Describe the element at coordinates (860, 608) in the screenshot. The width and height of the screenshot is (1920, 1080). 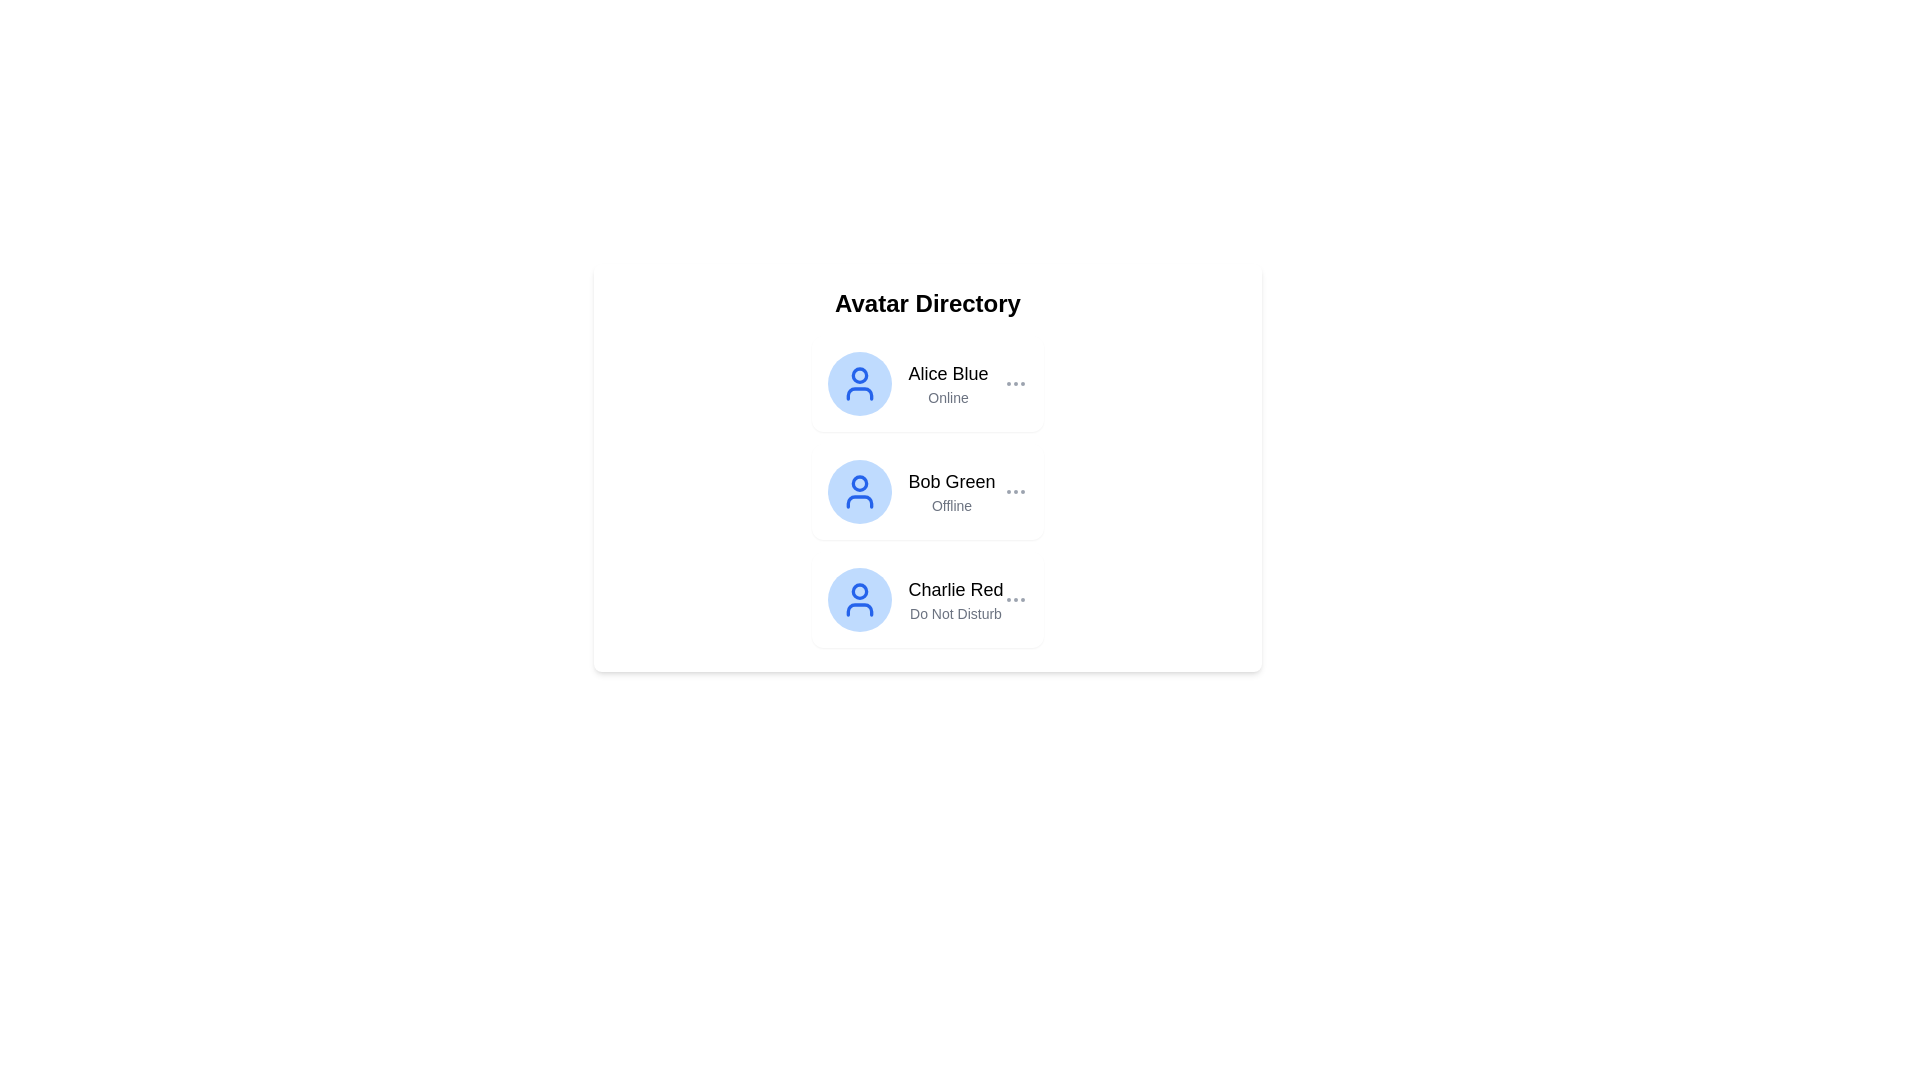
I see `the visual indicator representing the user's 'do not disturb' status located at the bottom of the avatar icon for the third entry in the 'Avatar Directory' list` at that location.